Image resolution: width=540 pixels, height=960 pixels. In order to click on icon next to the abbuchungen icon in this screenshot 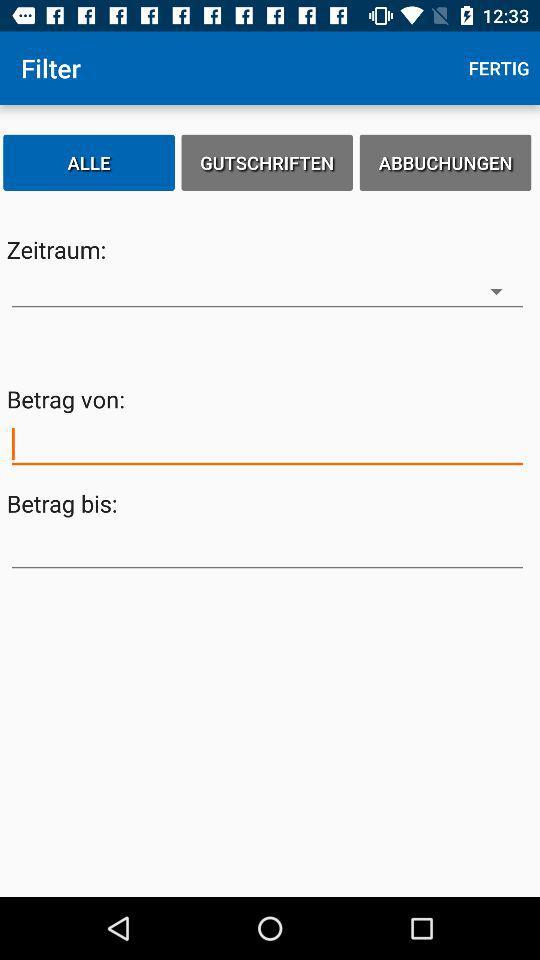, I will do `click(267, 161)`.